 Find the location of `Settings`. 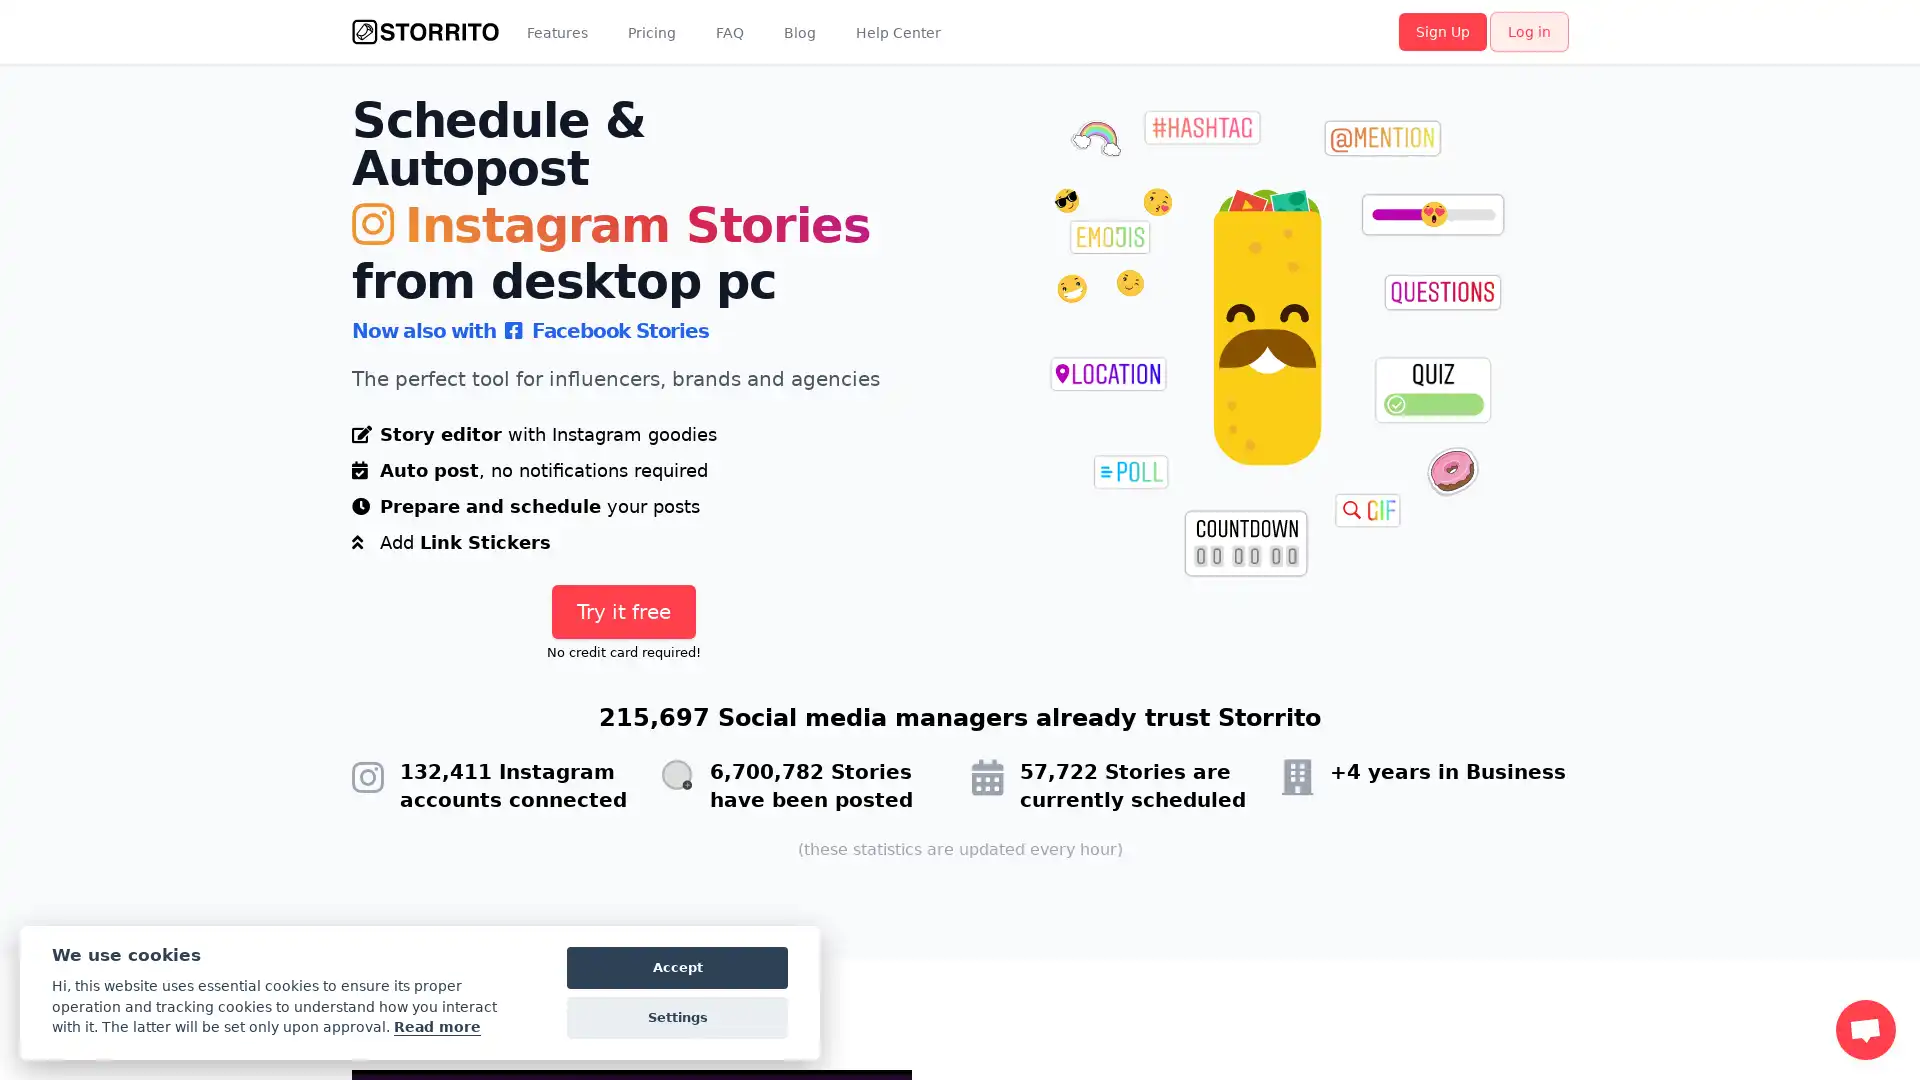

Settings is located at coordinates (677, 1018).